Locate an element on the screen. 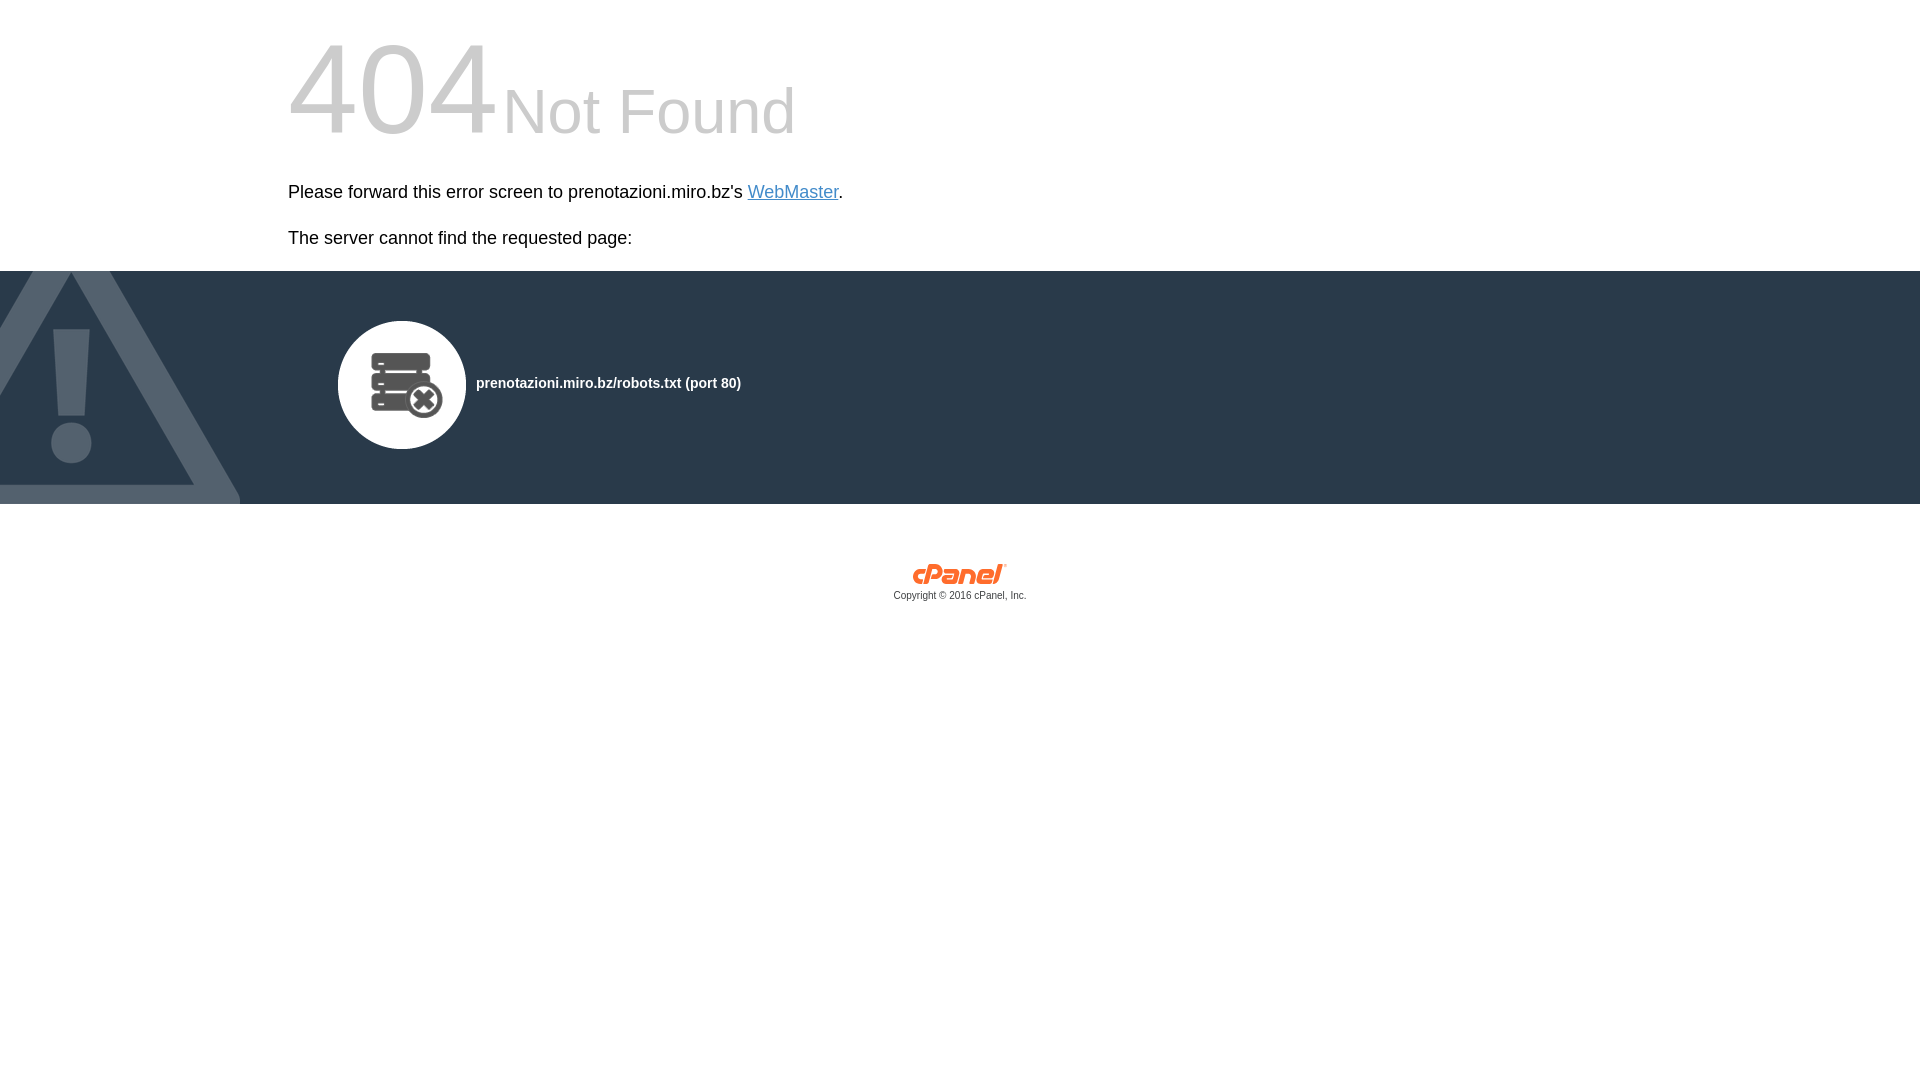 The width and height of the screenshot is (1920, 1080). 'WebMaster' is located at coordinates (792, 192).